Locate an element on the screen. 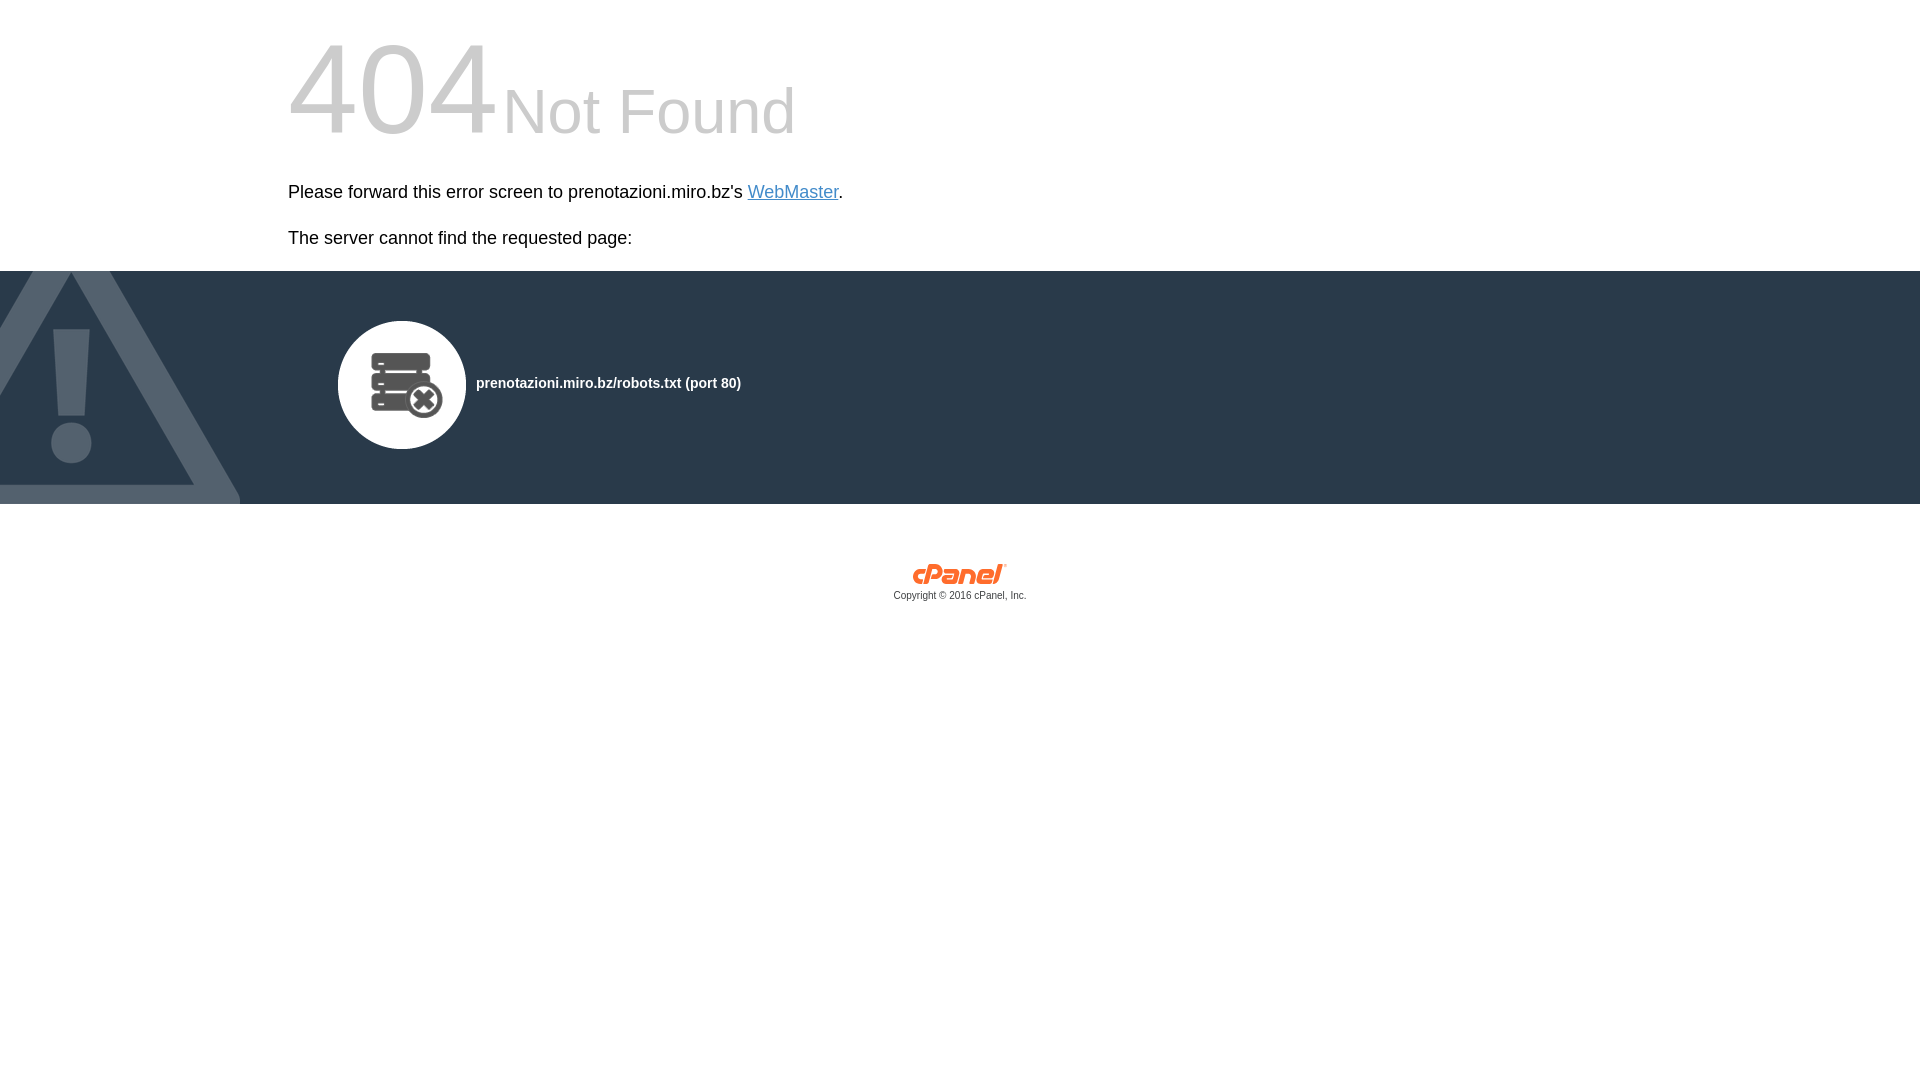 The width and height of the screenshot is (1920, 1080). 'WebMaster' is located at coordinates (792, 192).